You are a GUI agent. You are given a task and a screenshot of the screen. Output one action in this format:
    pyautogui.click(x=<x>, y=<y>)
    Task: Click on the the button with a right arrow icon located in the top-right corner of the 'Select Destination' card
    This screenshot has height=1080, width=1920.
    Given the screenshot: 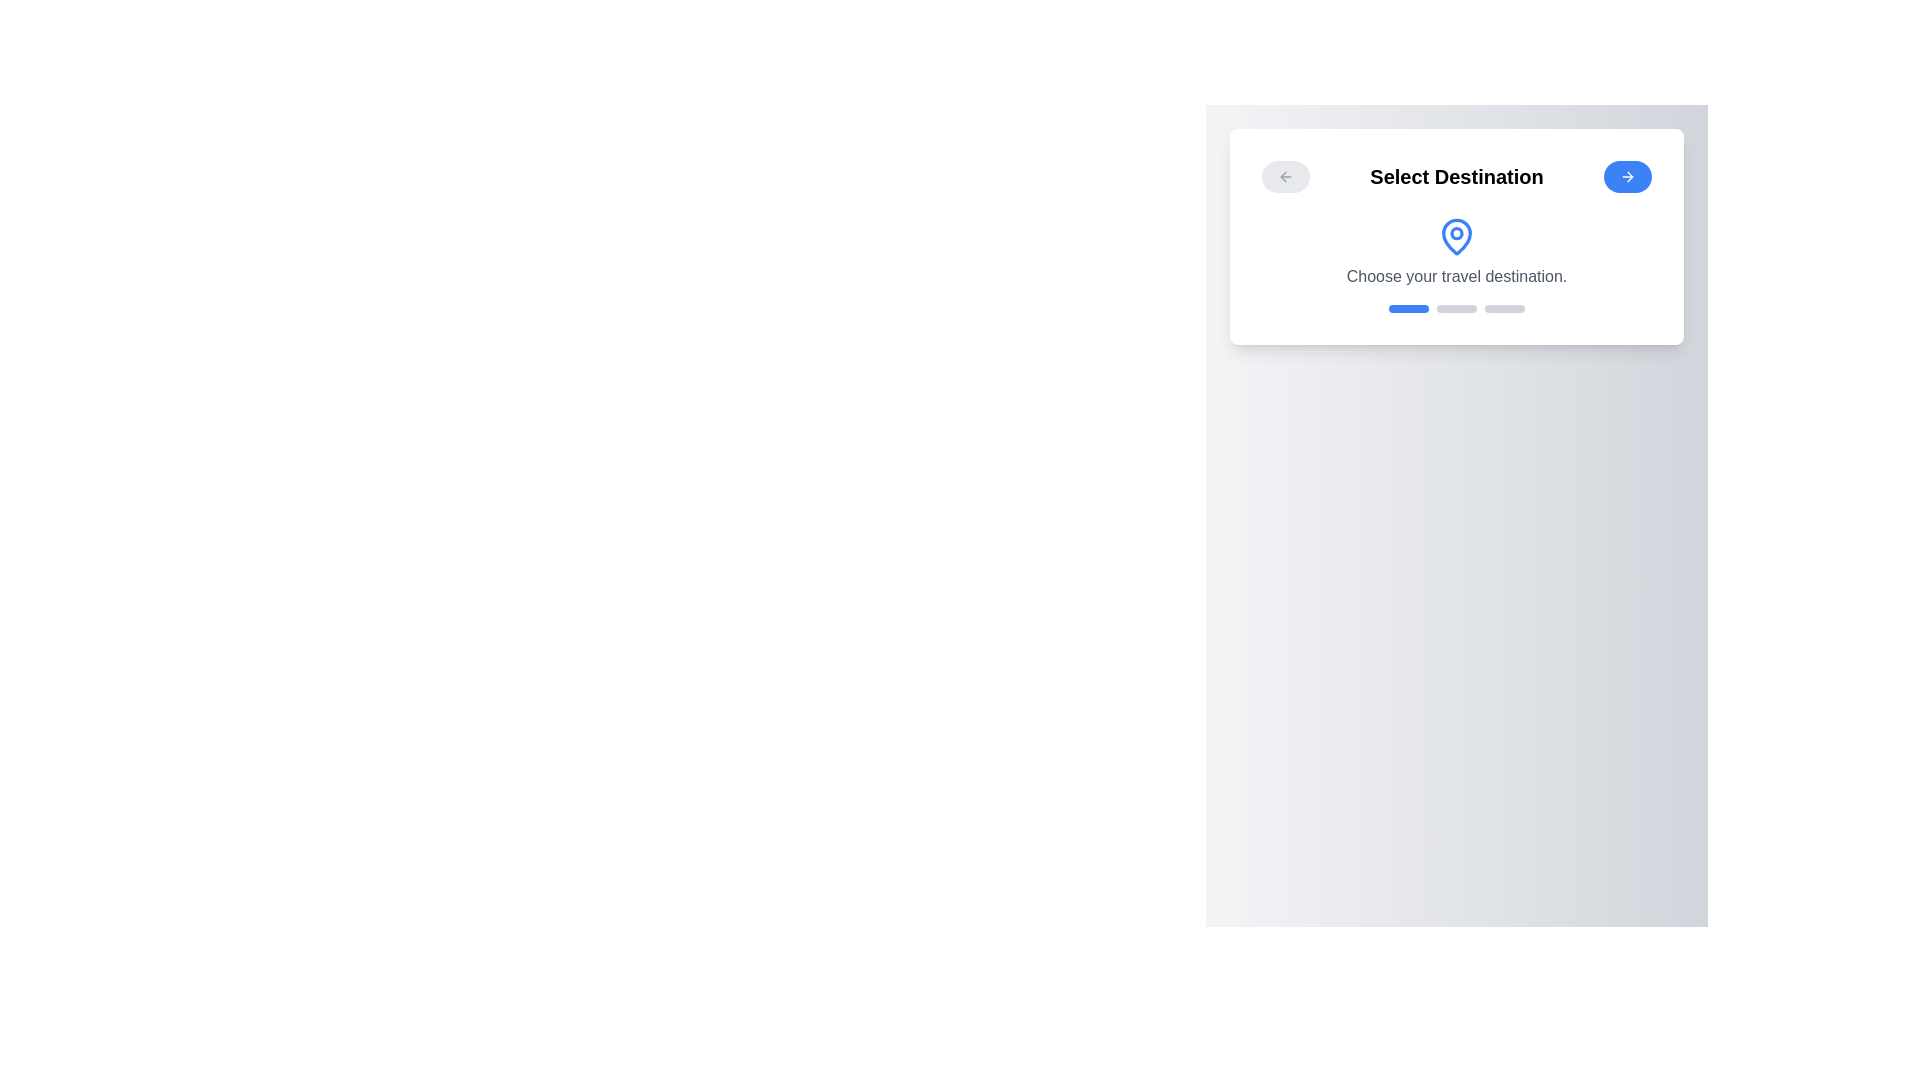 What is the action you would take?
    pyautogui.click(x=1627, y=176)
    